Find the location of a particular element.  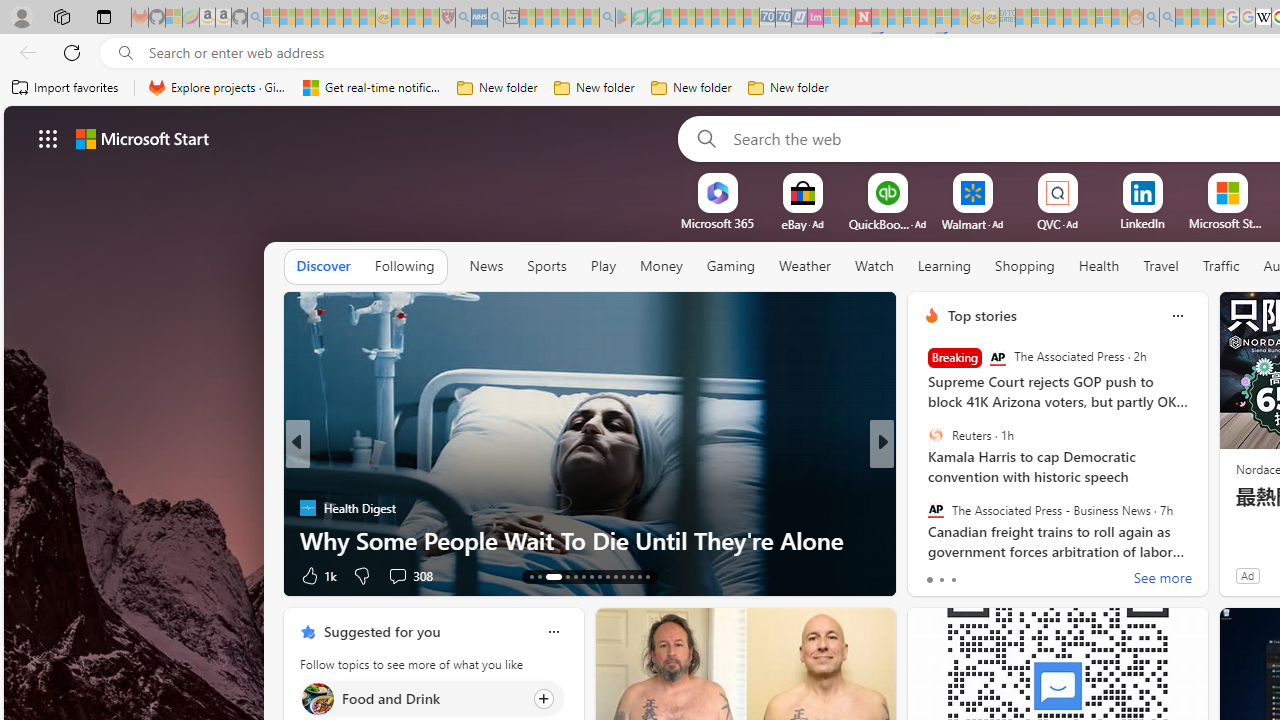

'54 Like' is located at coordinates (933, 575).